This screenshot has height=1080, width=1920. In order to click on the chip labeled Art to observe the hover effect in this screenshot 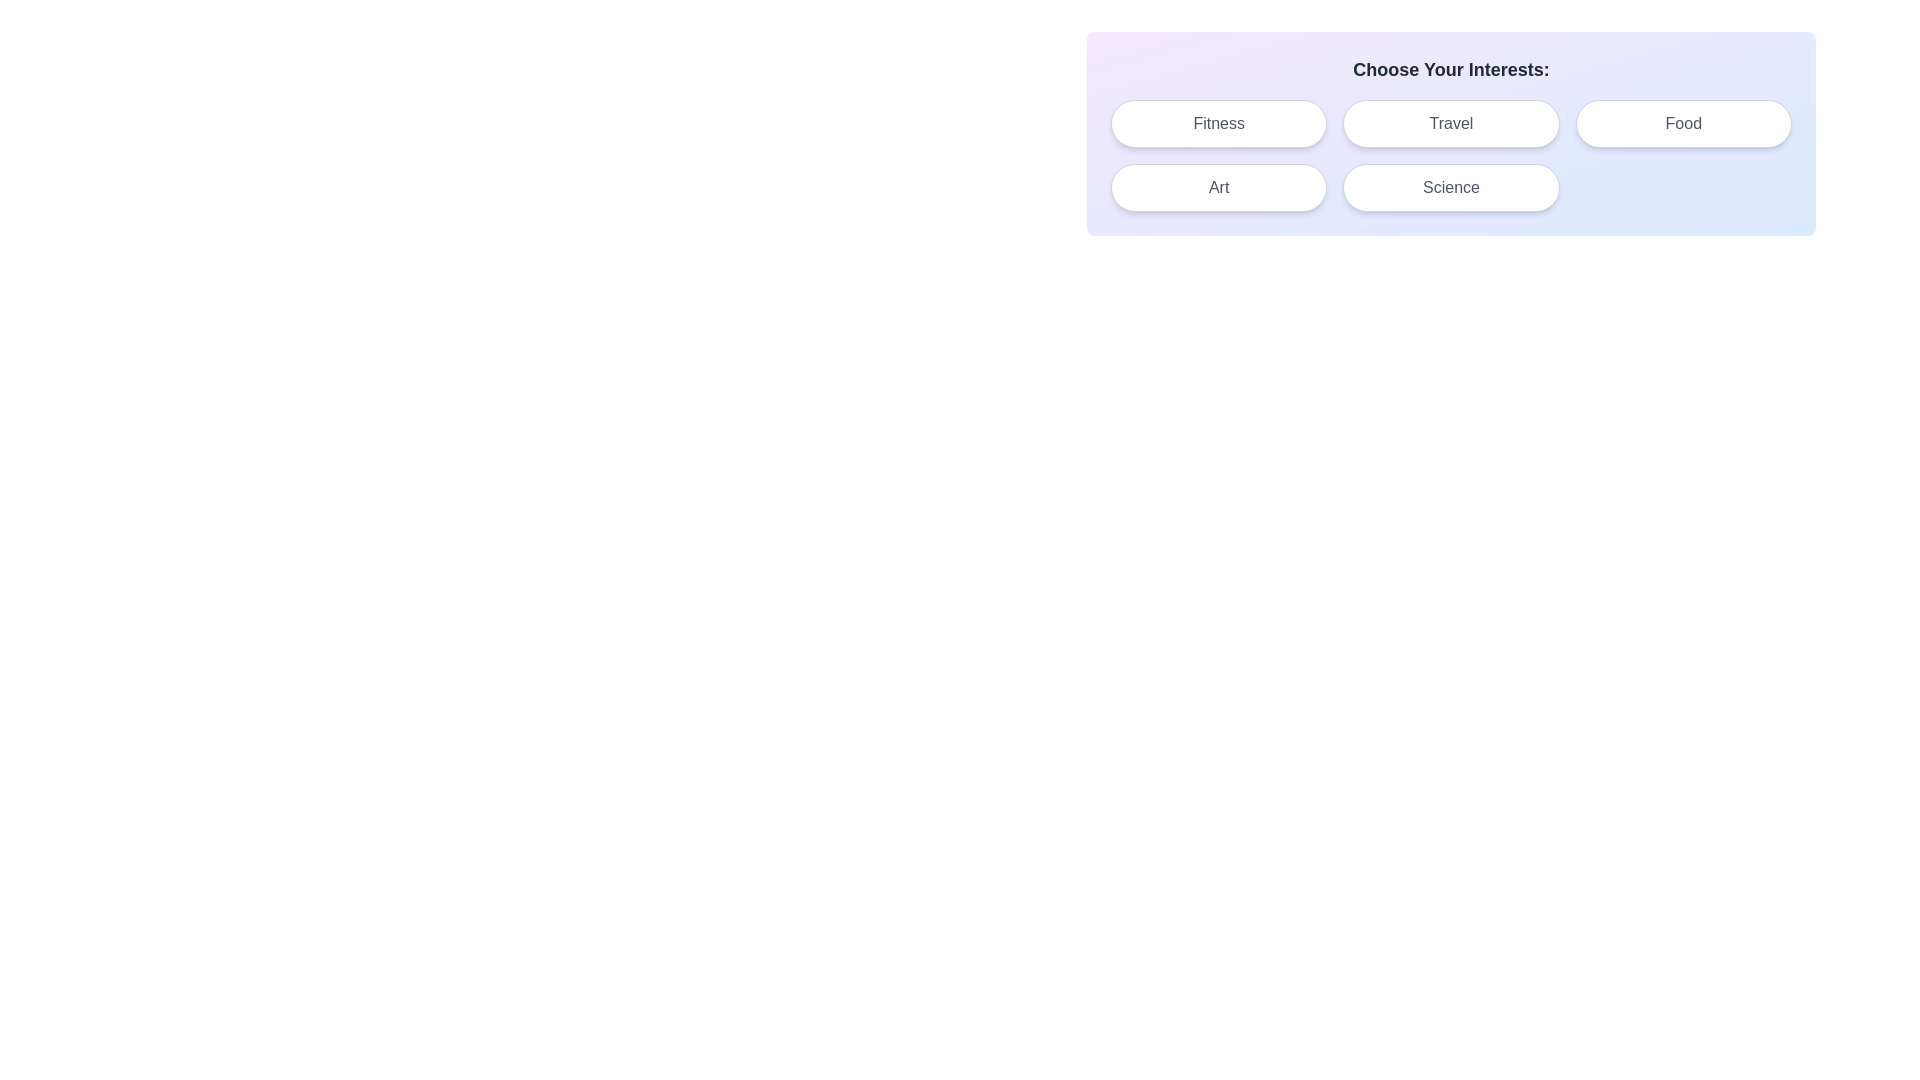, I will do `click(1218, 188)`.